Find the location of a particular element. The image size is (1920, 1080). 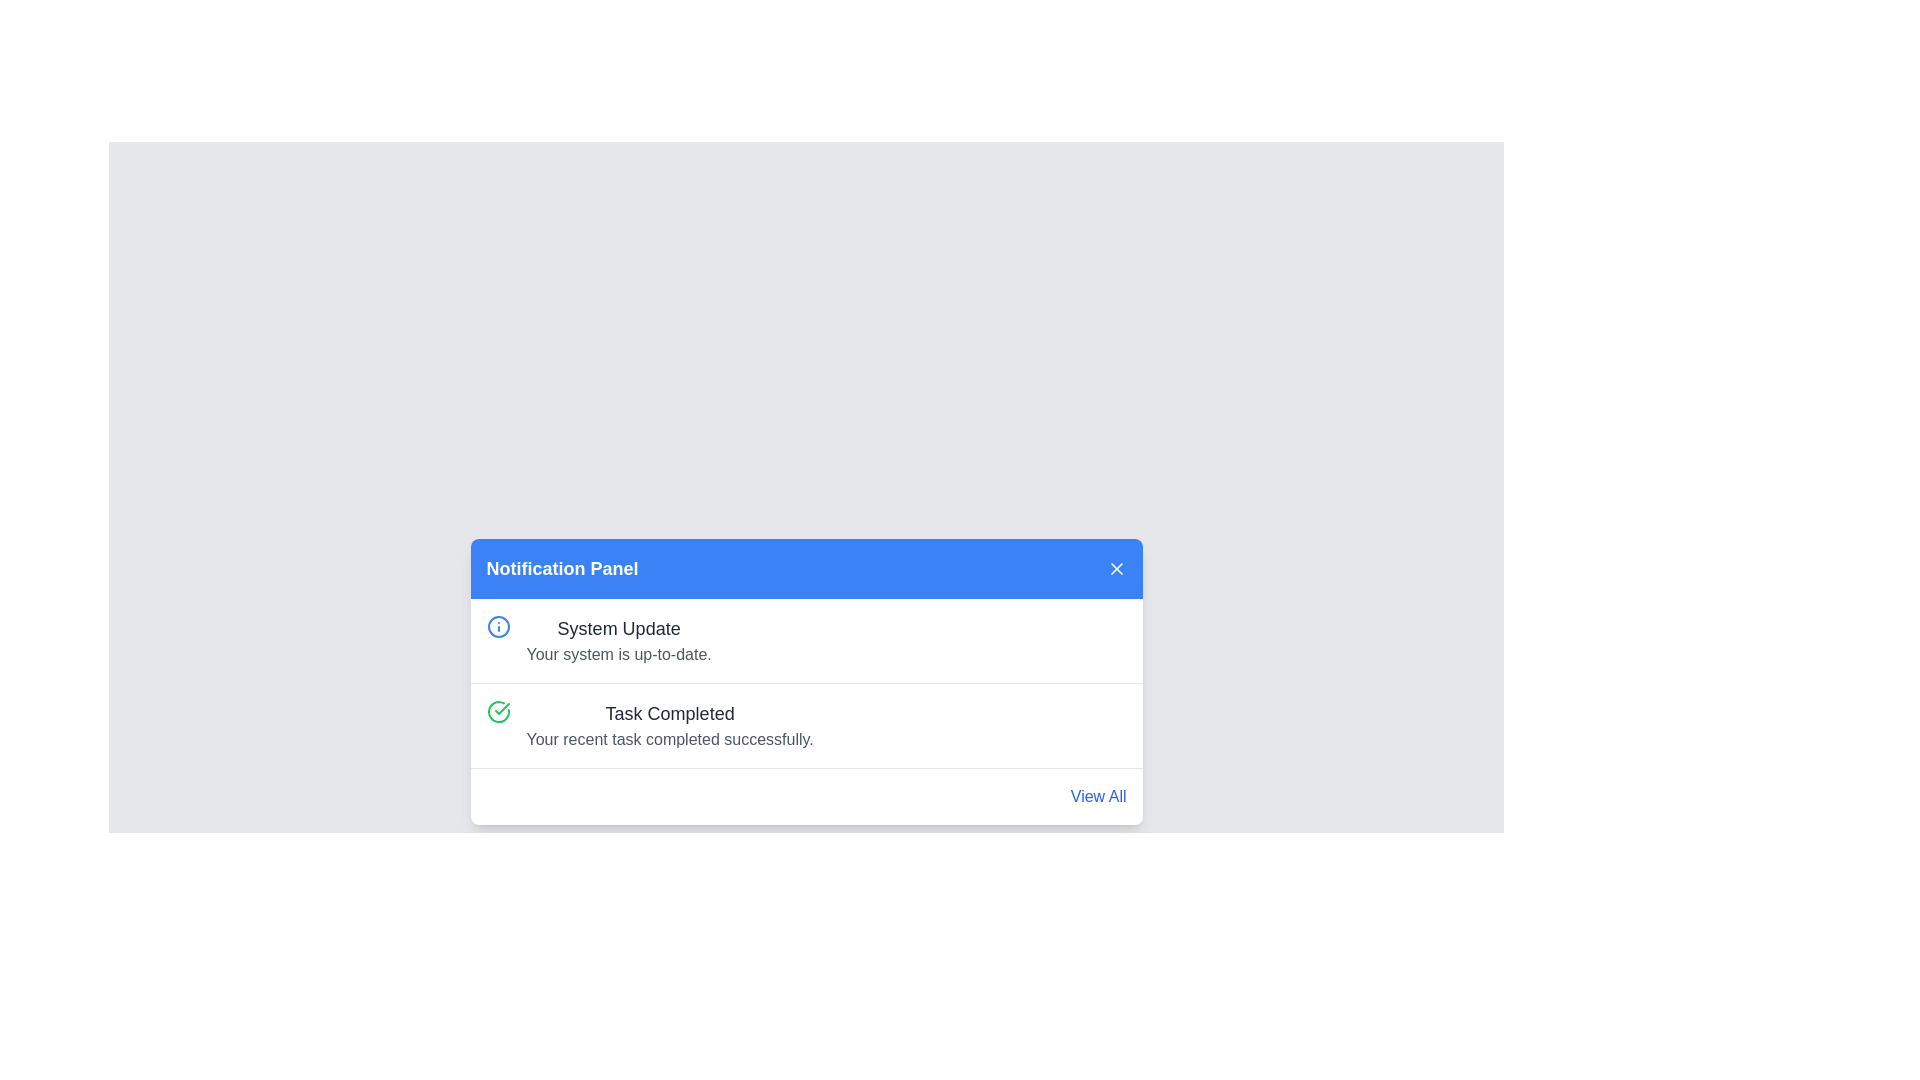

the static text that reads 'Your system is up-to-date.' located beneath the 'System Update' header is located at coordinates (618, 655).